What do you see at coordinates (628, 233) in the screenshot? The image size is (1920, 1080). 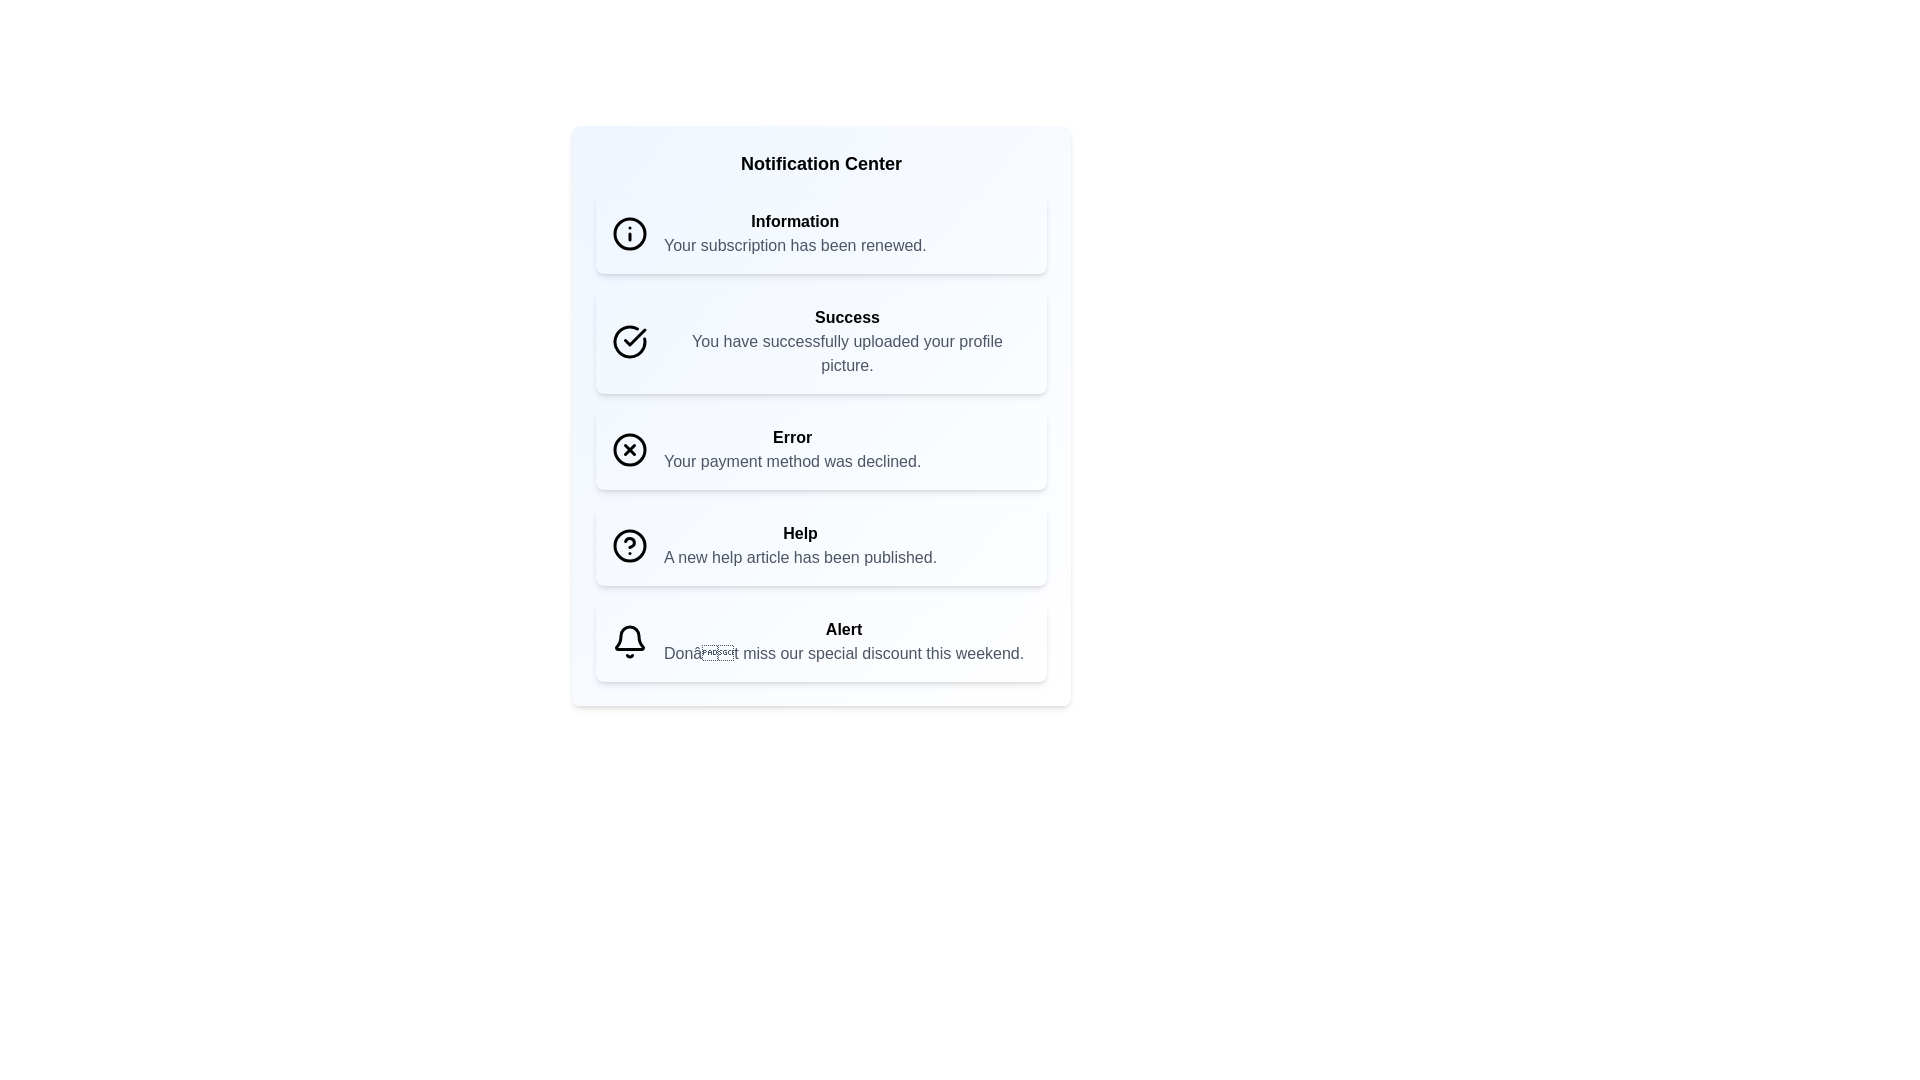 I see `the notification icon for Information` at bounding box center [628, 233].